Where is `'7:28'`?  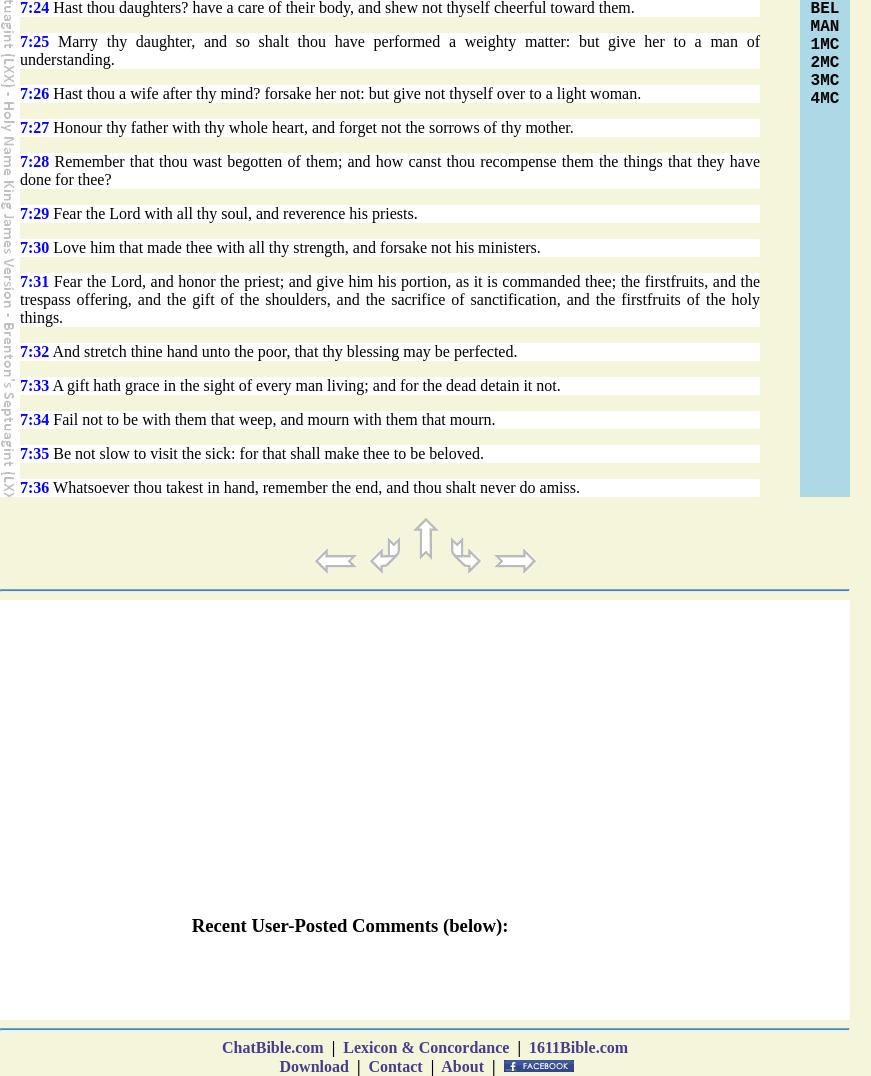 '7:28' is located at coordinates (19, 161).